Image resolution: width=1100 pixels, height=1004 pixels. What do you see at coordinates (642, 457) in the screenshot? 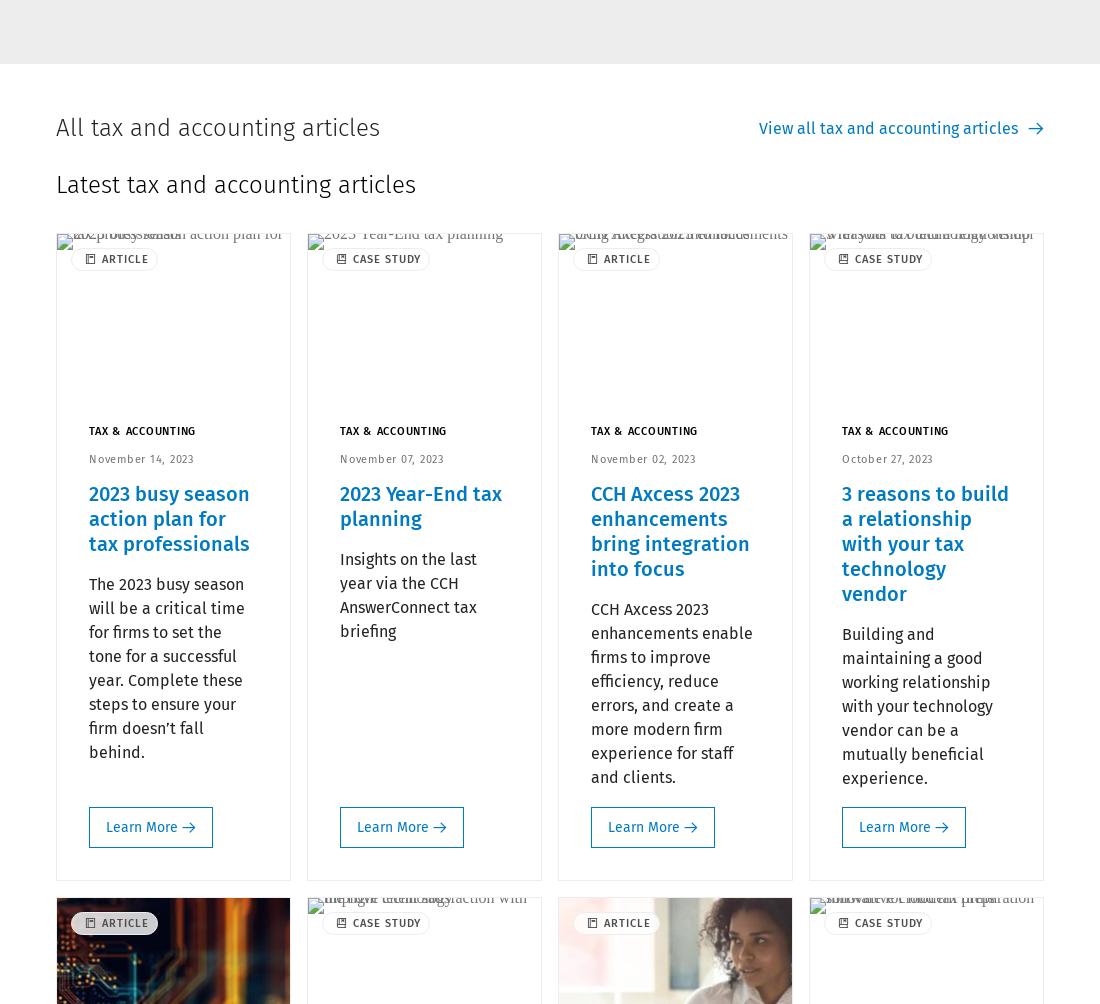
I see `'November 02, 2023'` at bounding box center [642, 457].